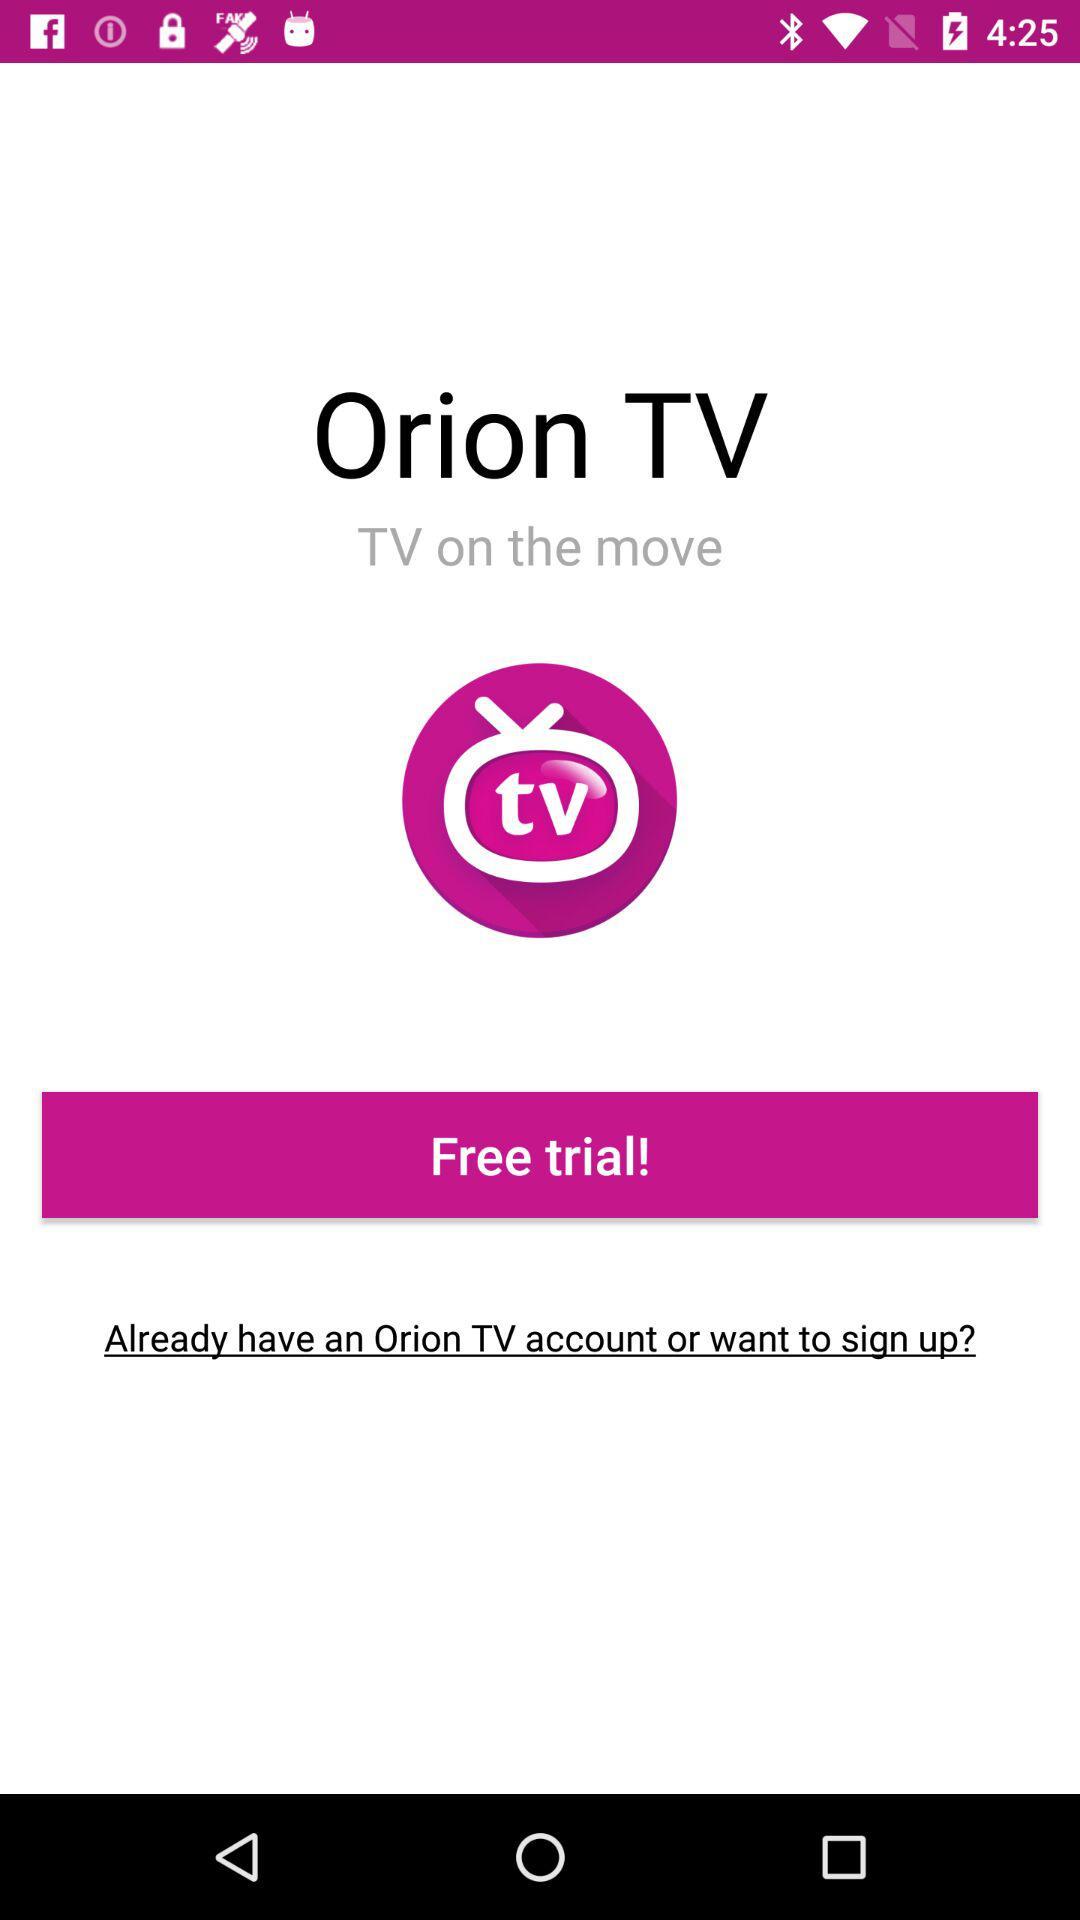 The width and height of the screenshot is (1080, 1920). What do you see at coordinates (540, 1155) in the screenshot?
I see `the free trial!` at bounding box center [540, 1155].